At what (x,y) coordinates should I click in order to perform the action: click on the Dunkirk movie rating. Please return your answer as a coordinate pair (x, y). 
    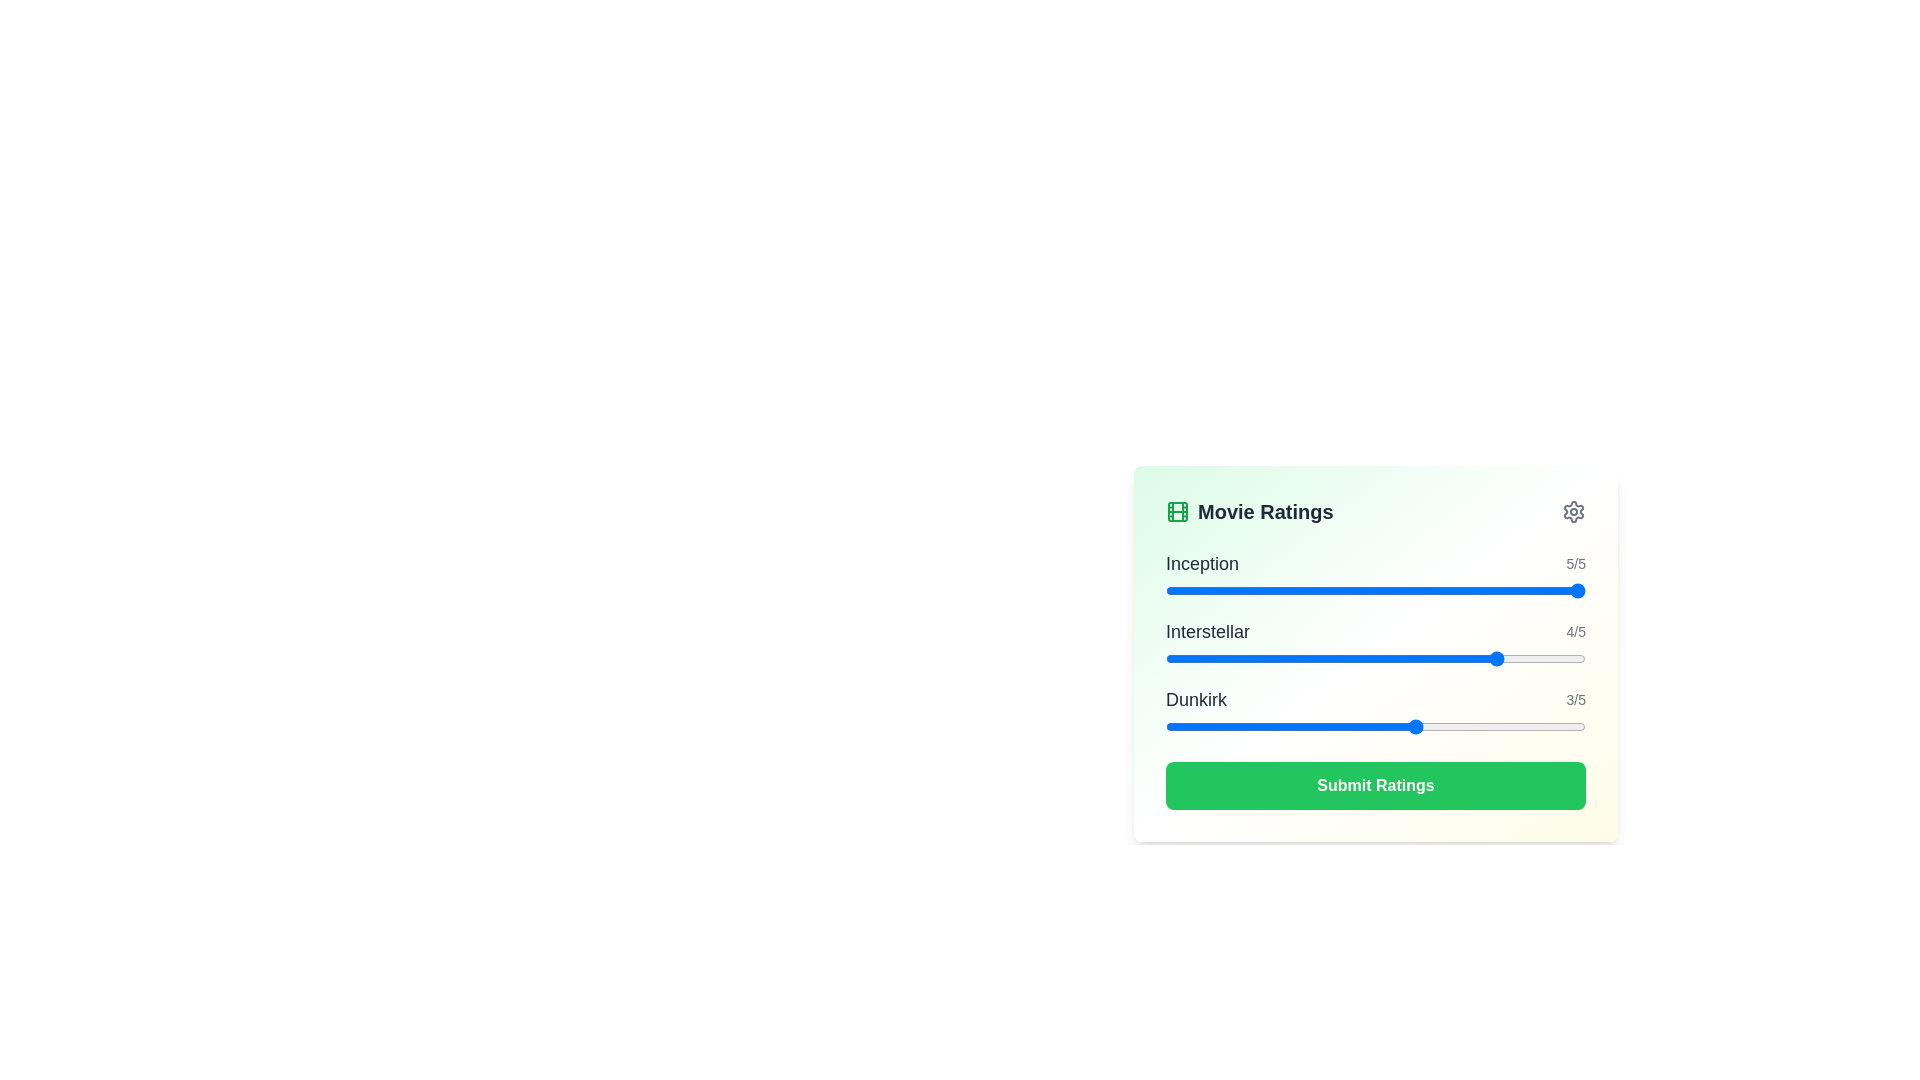
    Looking at the image, I should click on (1334, 726).